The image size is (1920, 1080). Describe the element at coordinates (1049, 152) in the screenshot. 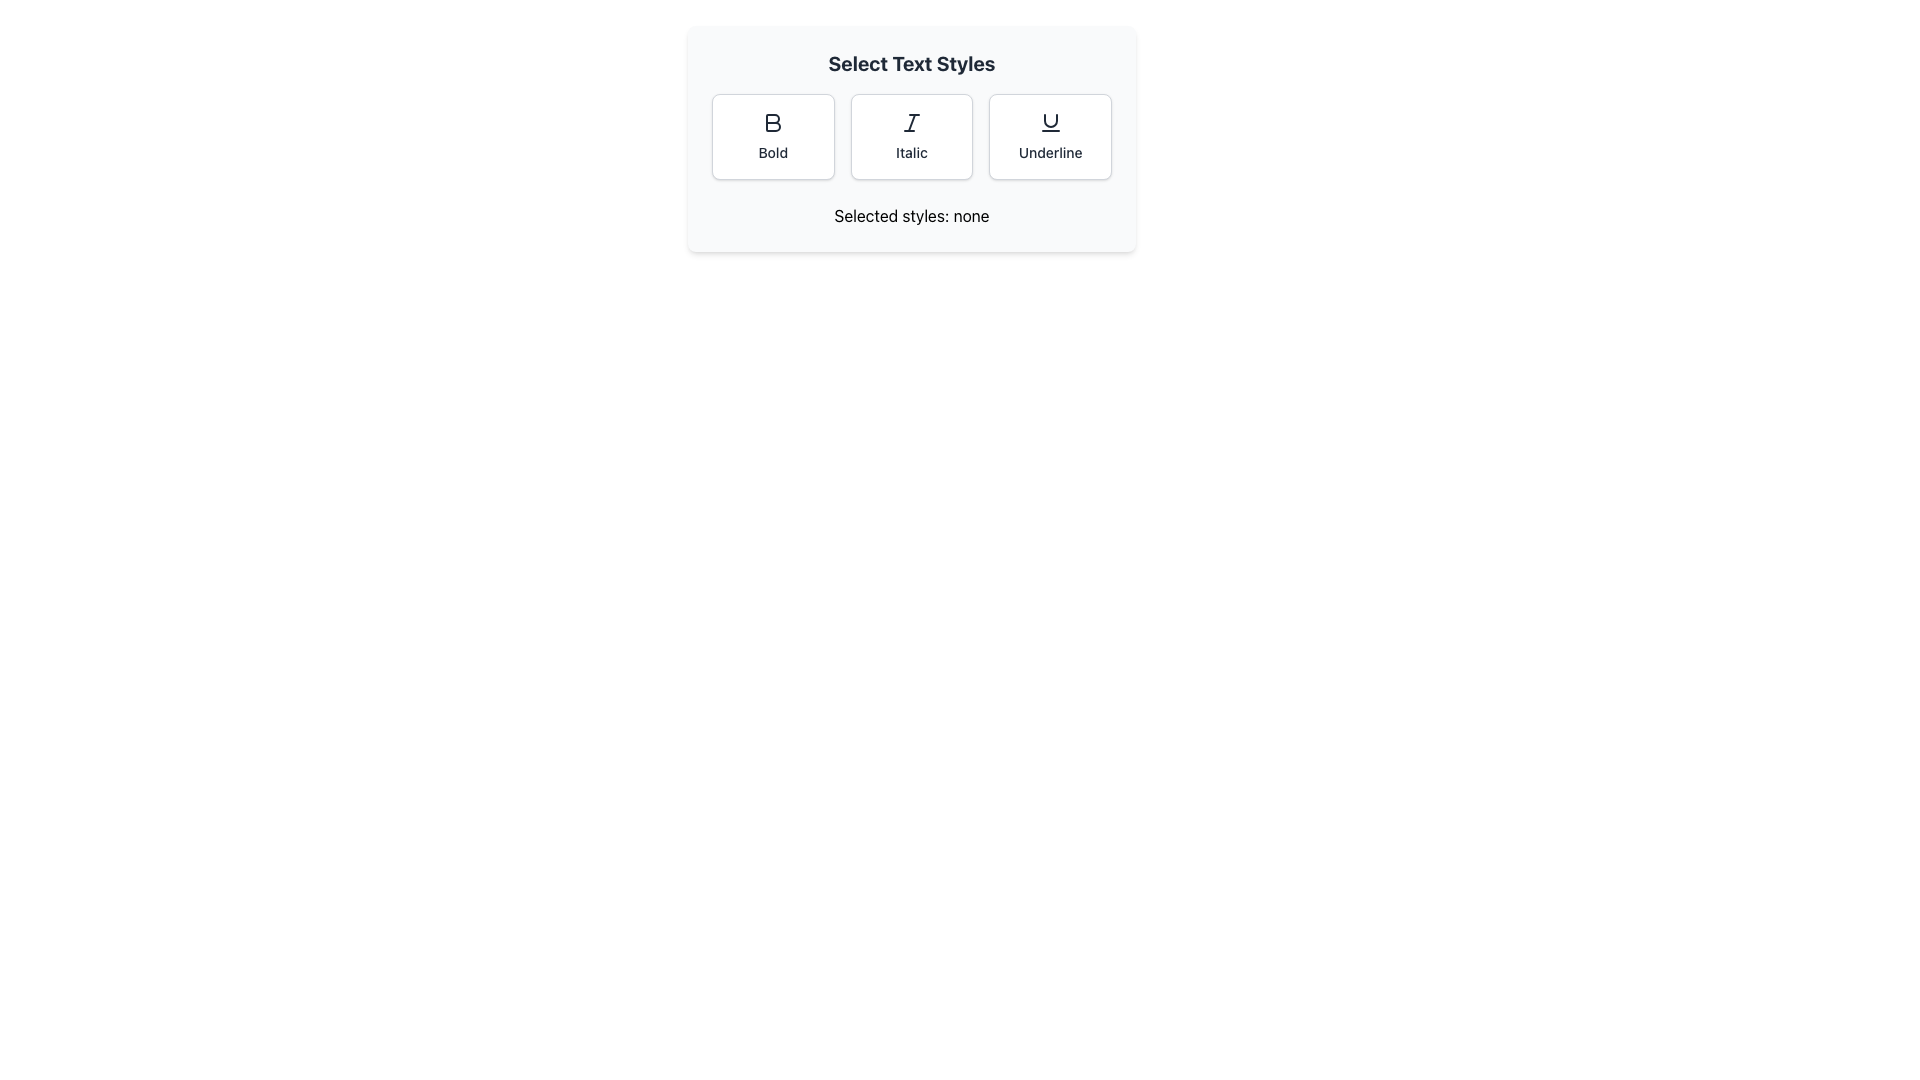

I see `the 'Underline' text label` at that location.